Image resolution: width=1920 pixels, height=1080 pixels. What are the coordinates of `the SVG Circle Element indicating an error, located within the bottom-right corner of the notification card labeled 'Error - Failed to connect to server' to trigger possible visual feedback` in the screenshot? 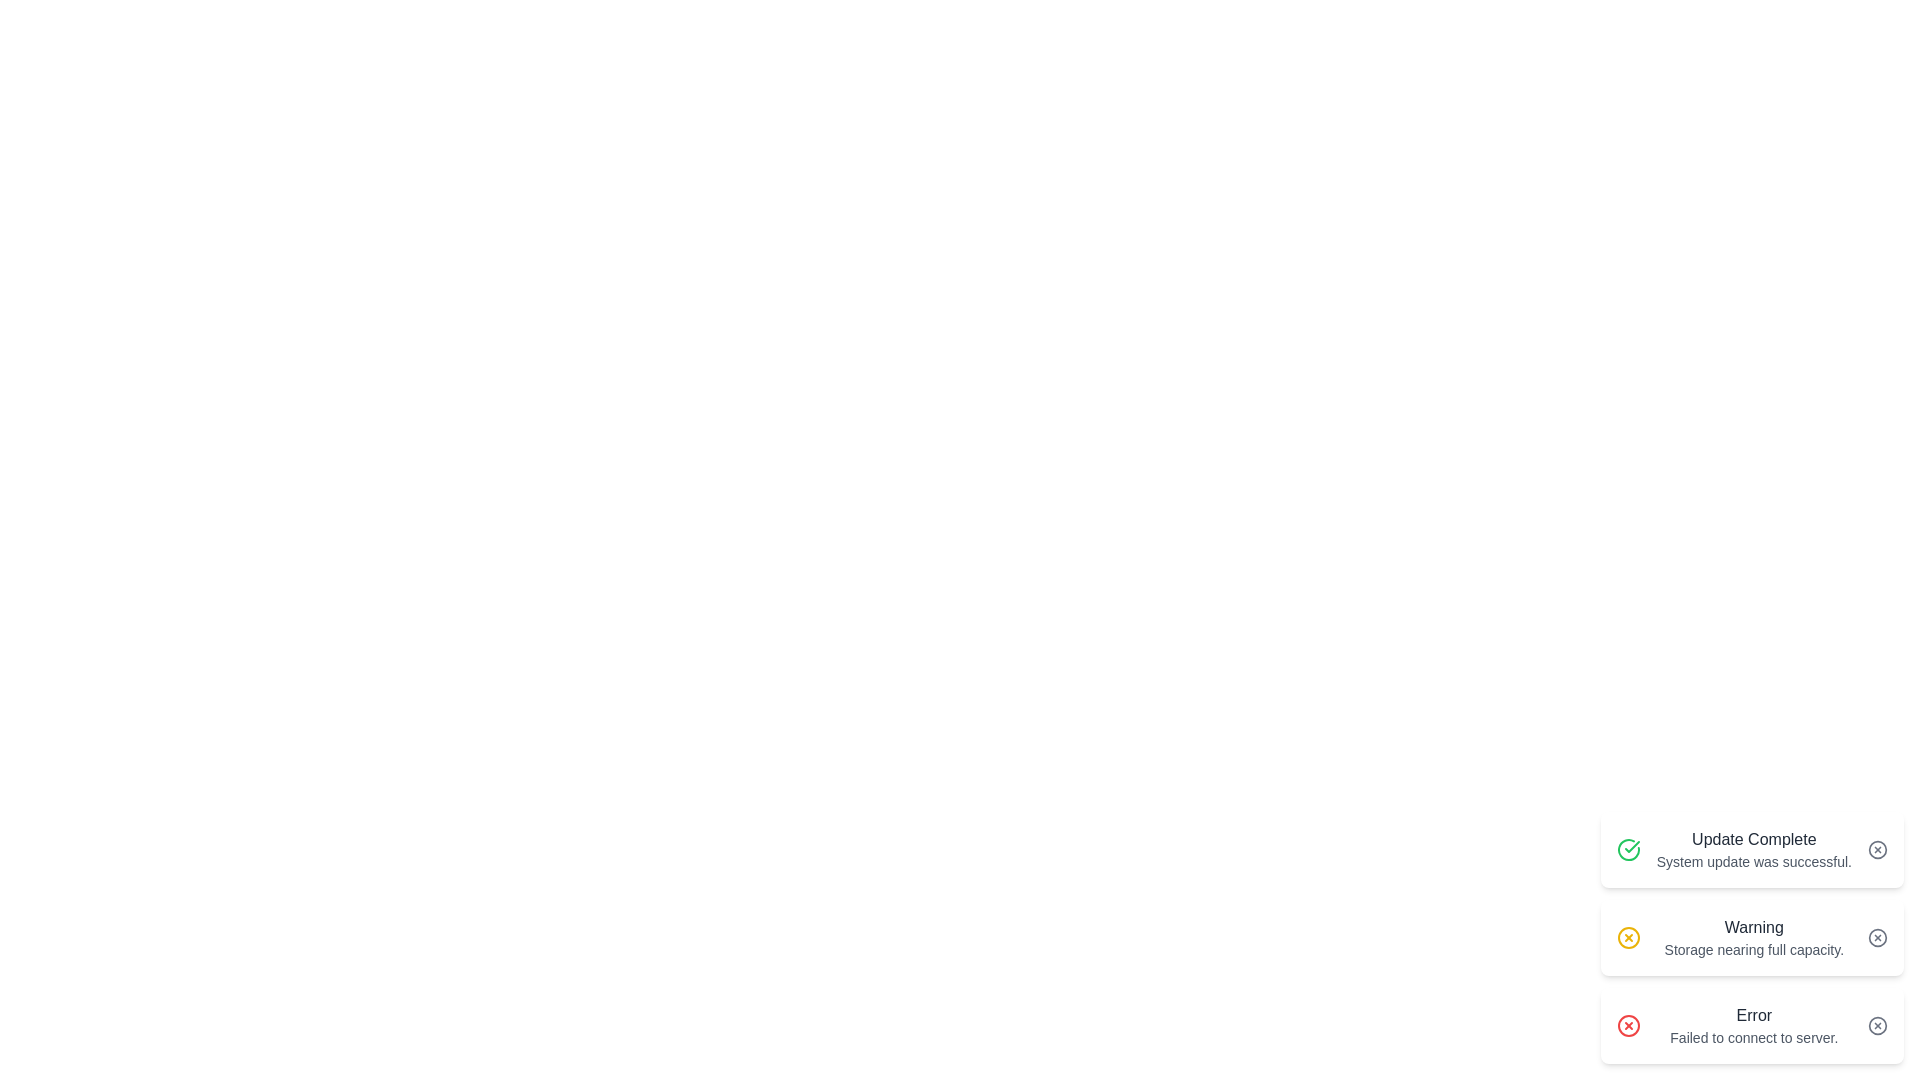 It's located at (1628, 1026).